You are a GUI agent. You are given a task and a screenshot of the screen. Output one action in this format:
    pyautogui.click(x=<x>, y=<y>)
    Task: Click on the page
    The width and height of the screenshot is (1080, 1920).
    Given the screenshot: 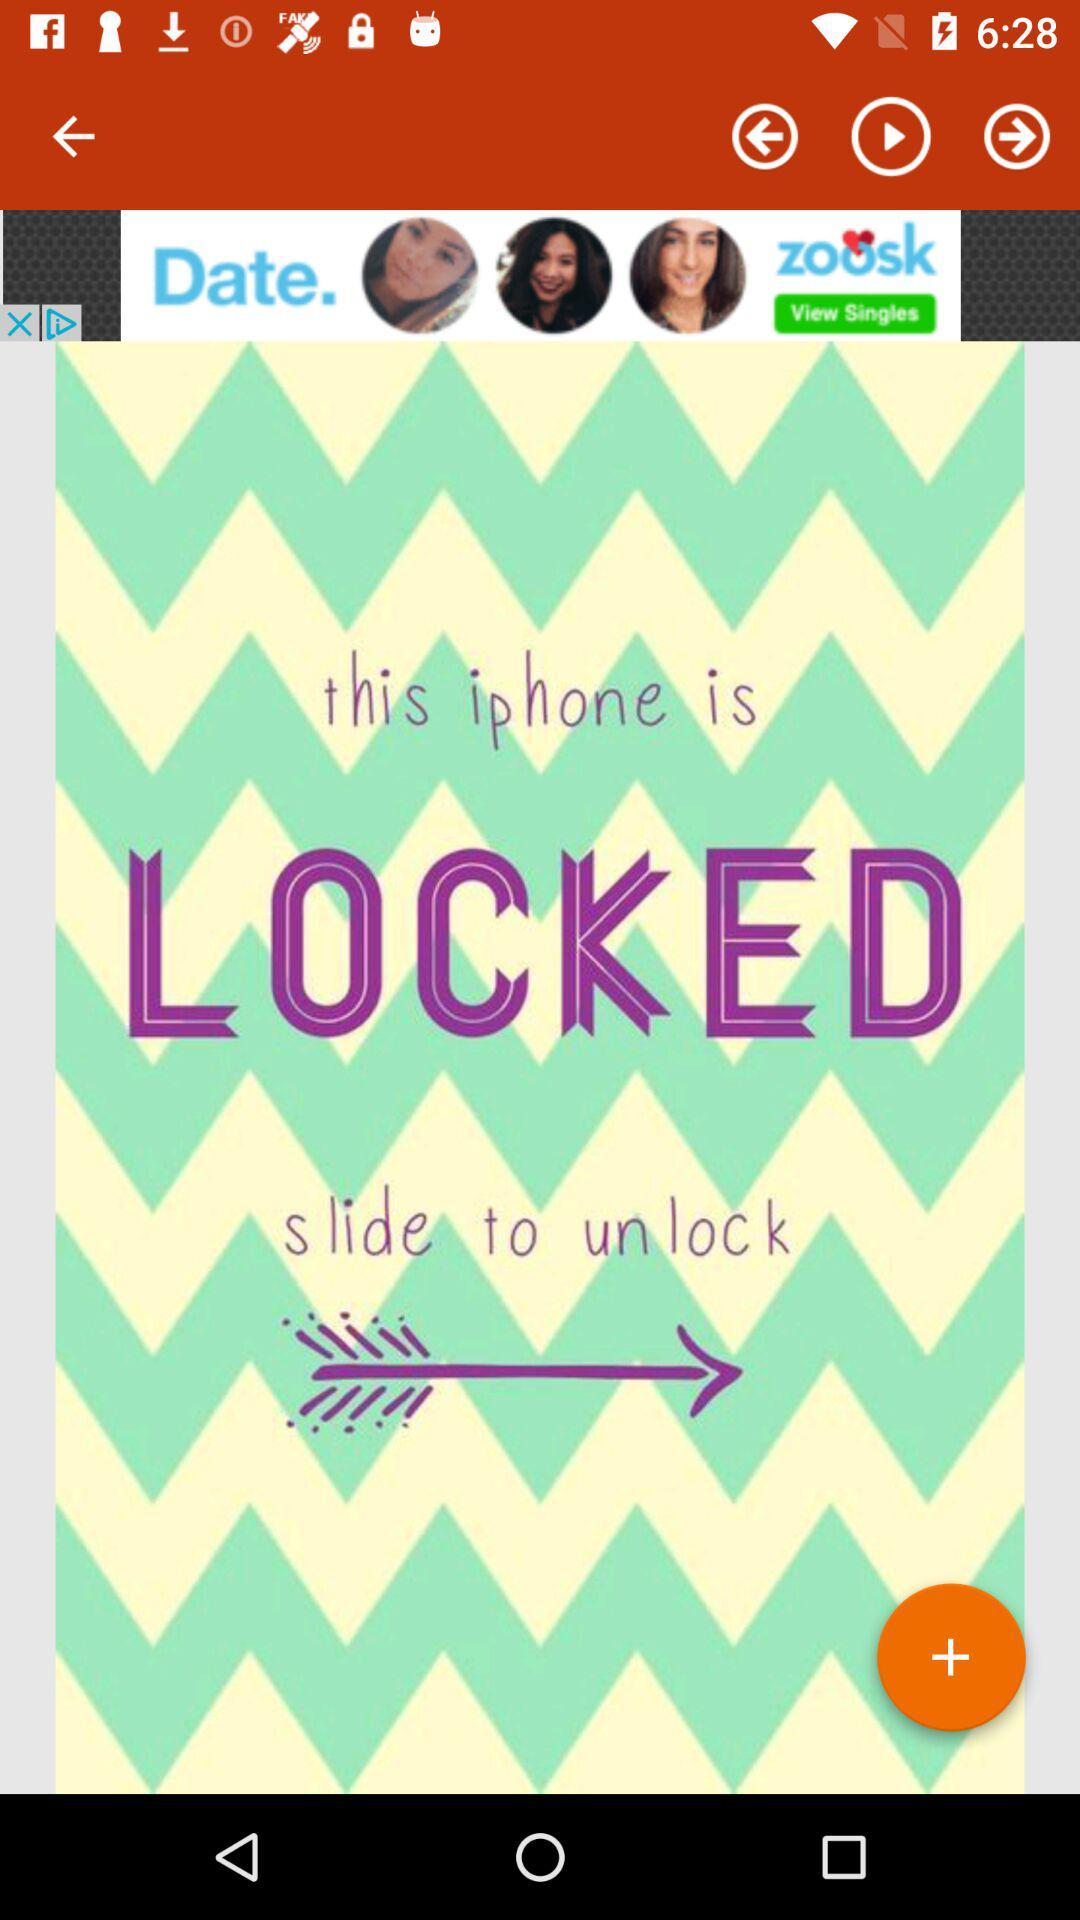 What is the action you would take?
    pyautogui.click(x=950, y=1665)
    